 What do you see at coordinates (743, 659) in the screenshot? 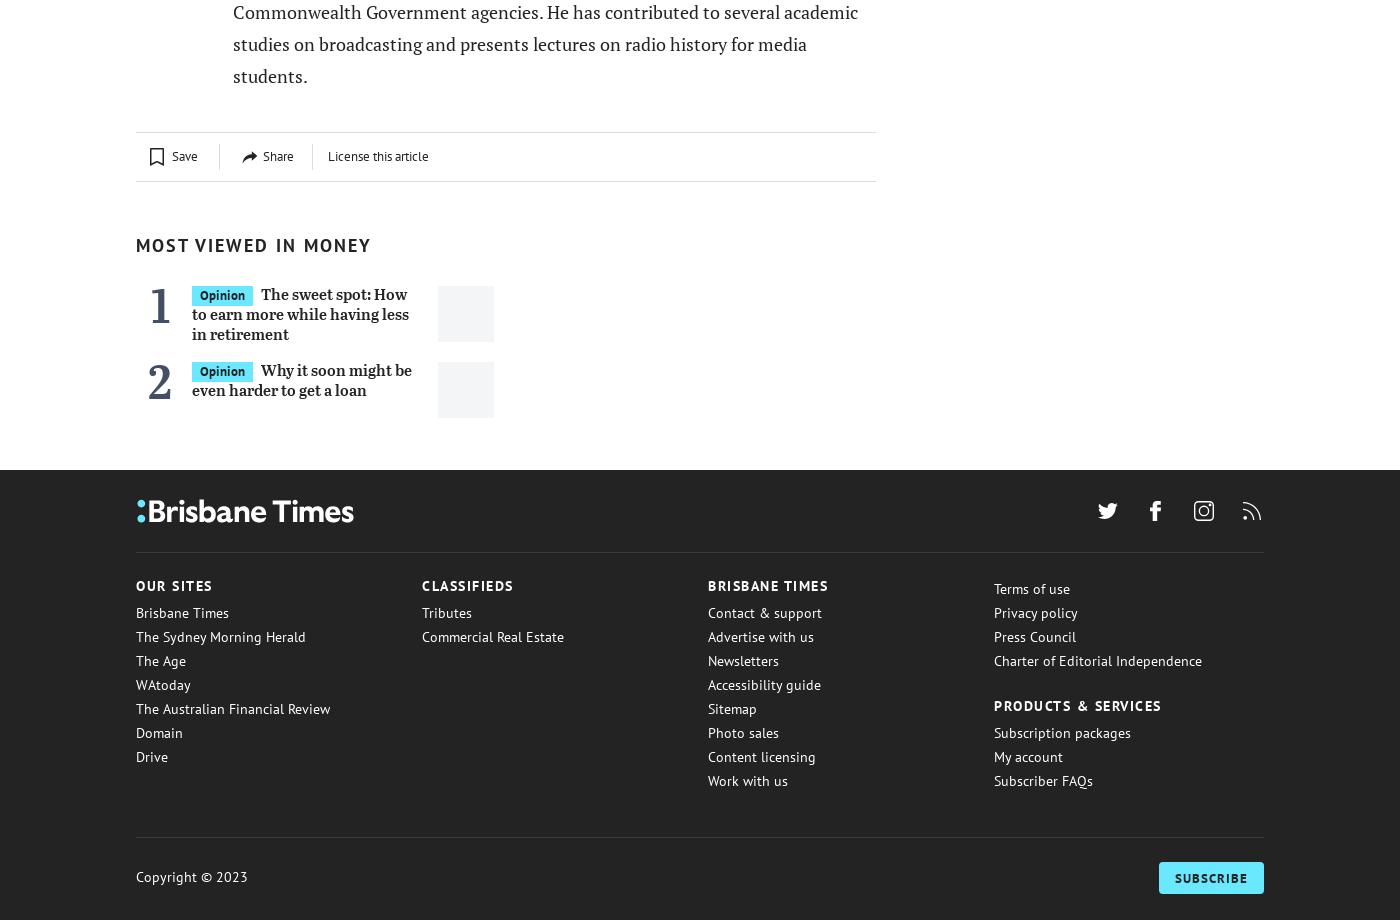
I see `'Newsletters'` at bounding box center [743, 659].